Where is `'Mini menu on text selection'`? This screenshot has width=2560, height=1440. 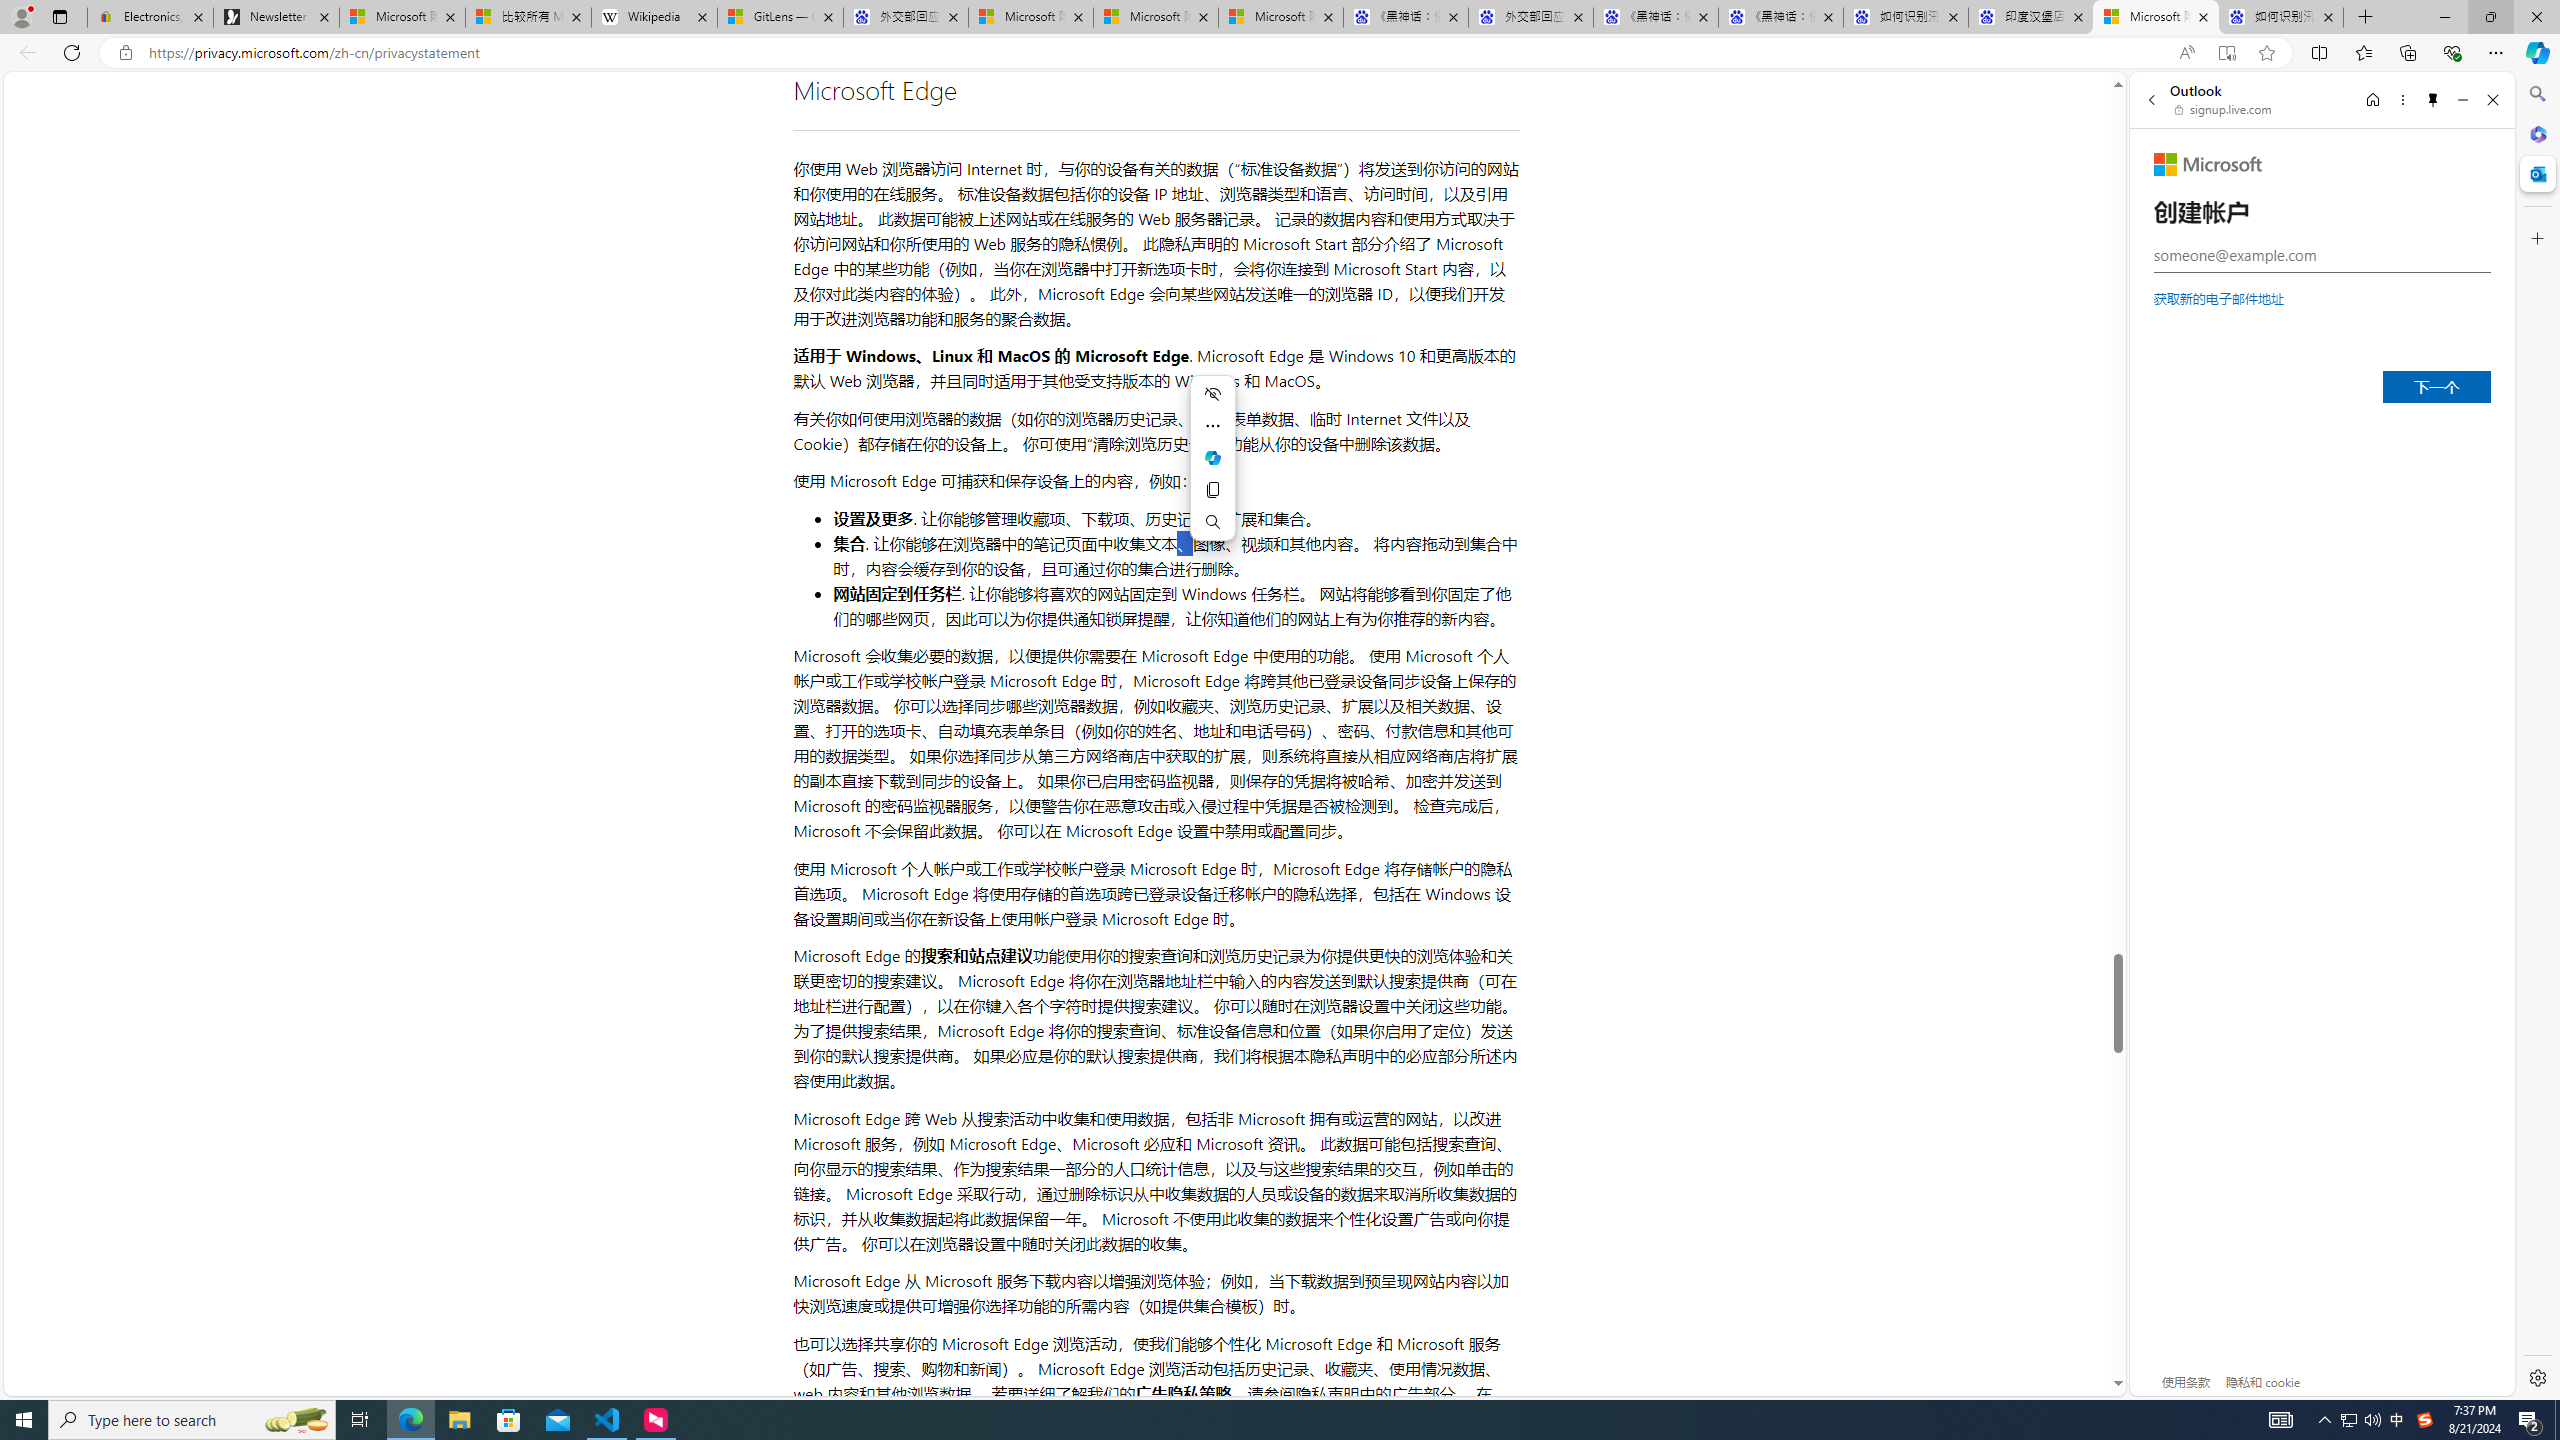
'Mini menu on text selection' is located at coordinates (1211, 456).